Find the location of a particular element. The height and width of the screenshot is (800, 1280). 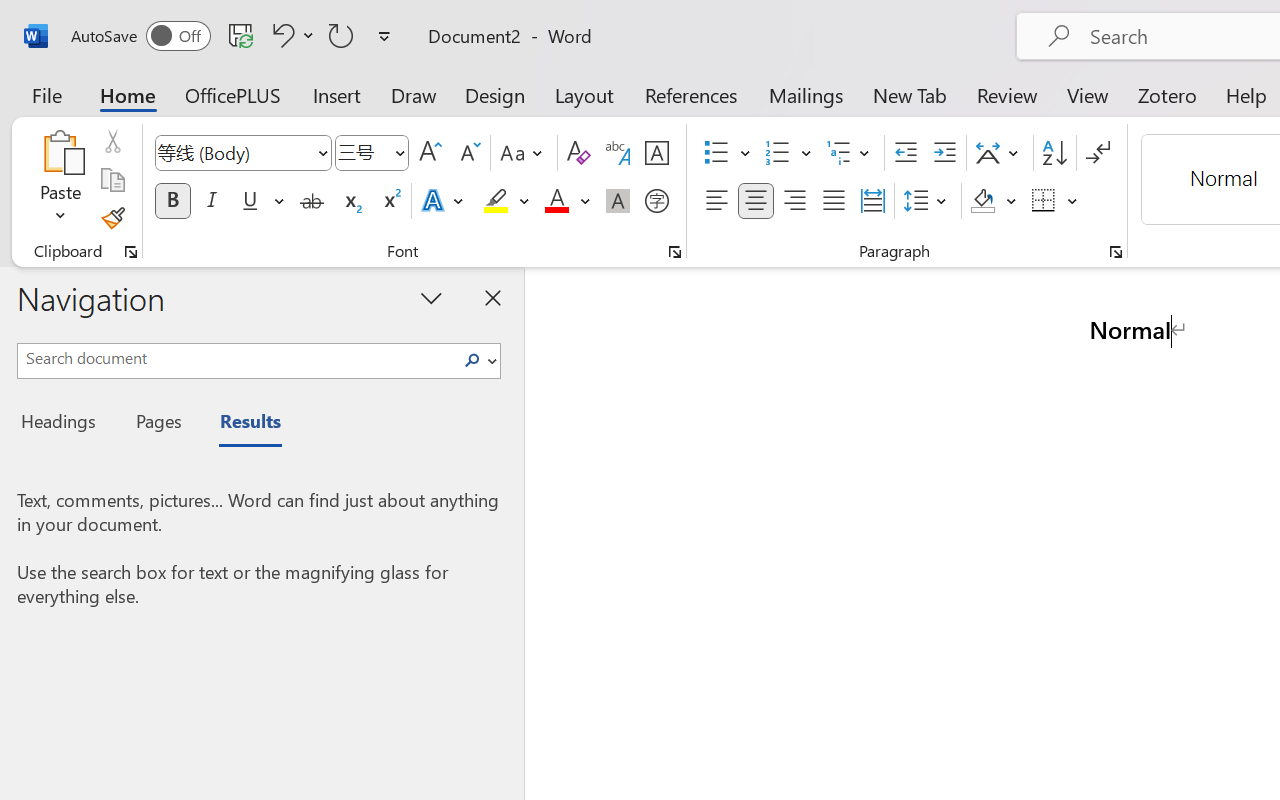

'Center' is located at coordinates (755, 201).